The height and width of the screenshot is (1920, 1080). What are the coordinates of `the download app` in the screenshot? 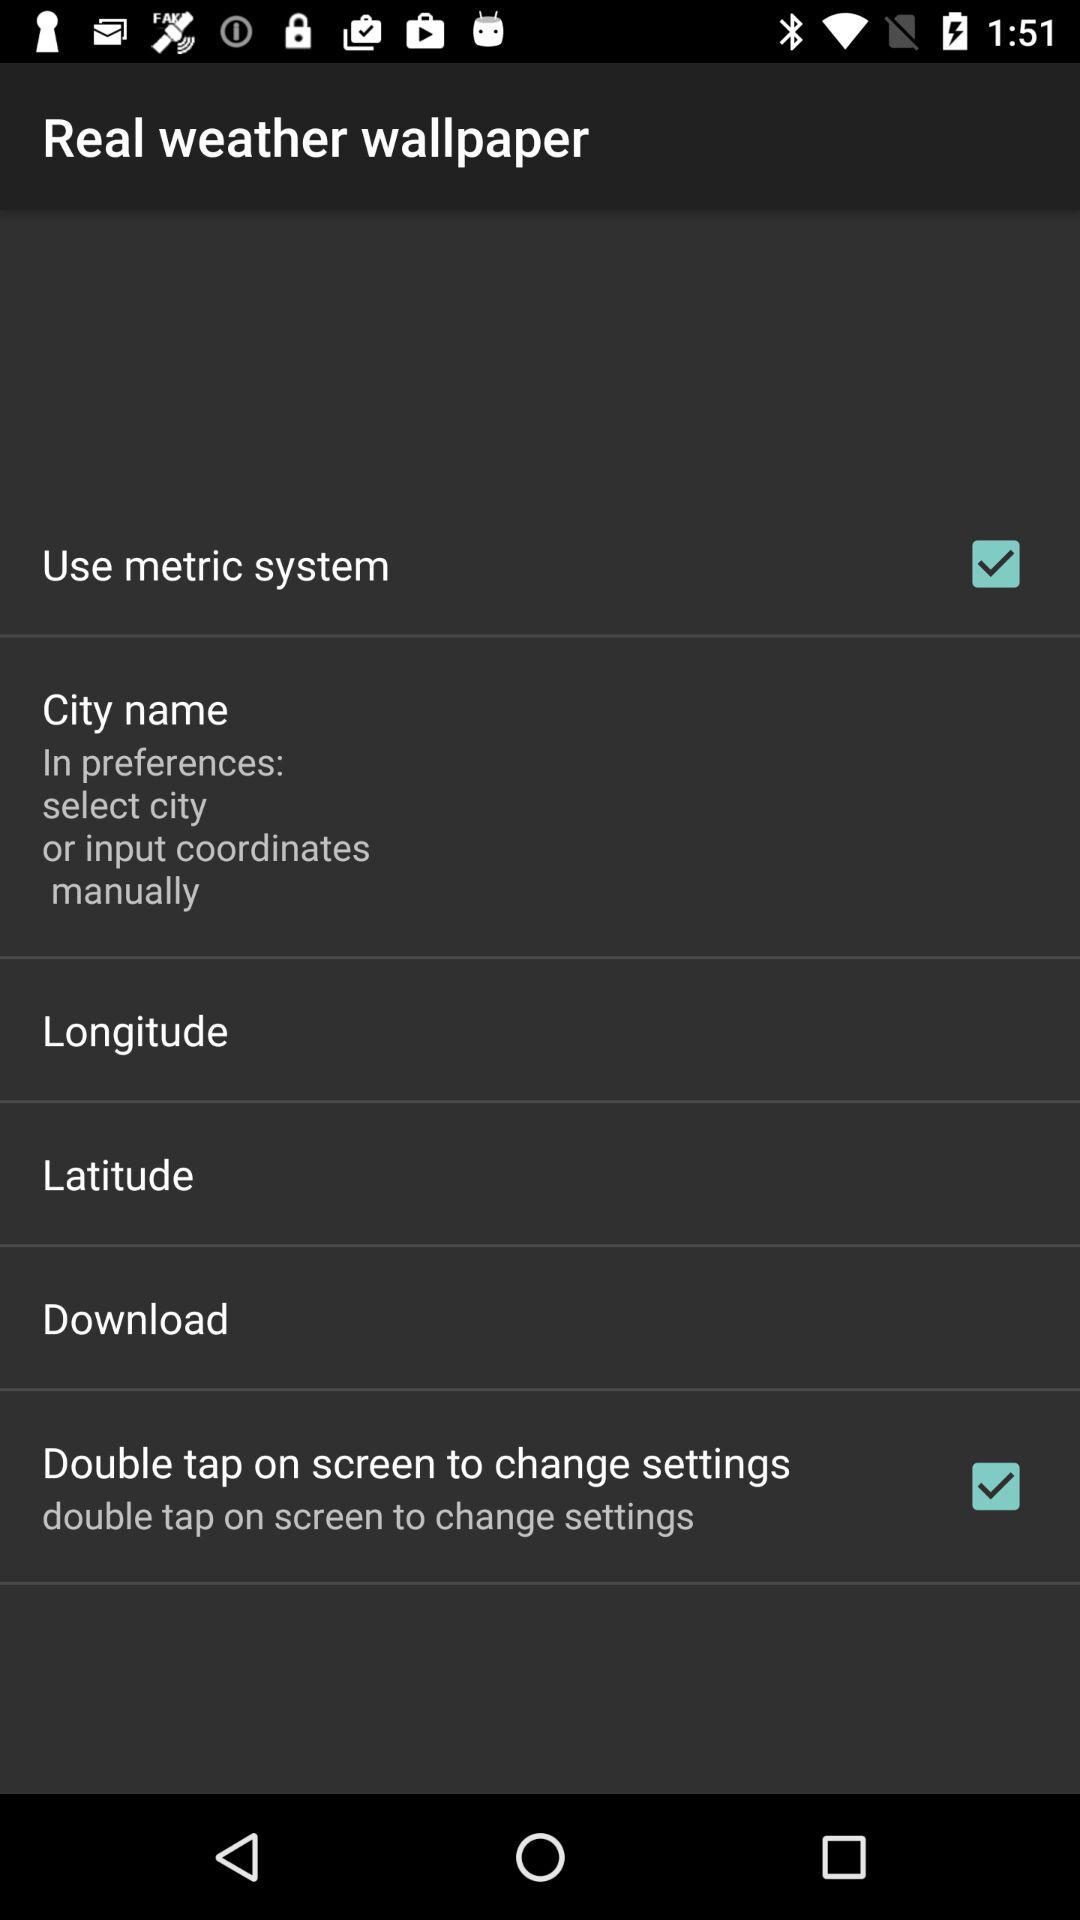 It's located at (135, 1317).